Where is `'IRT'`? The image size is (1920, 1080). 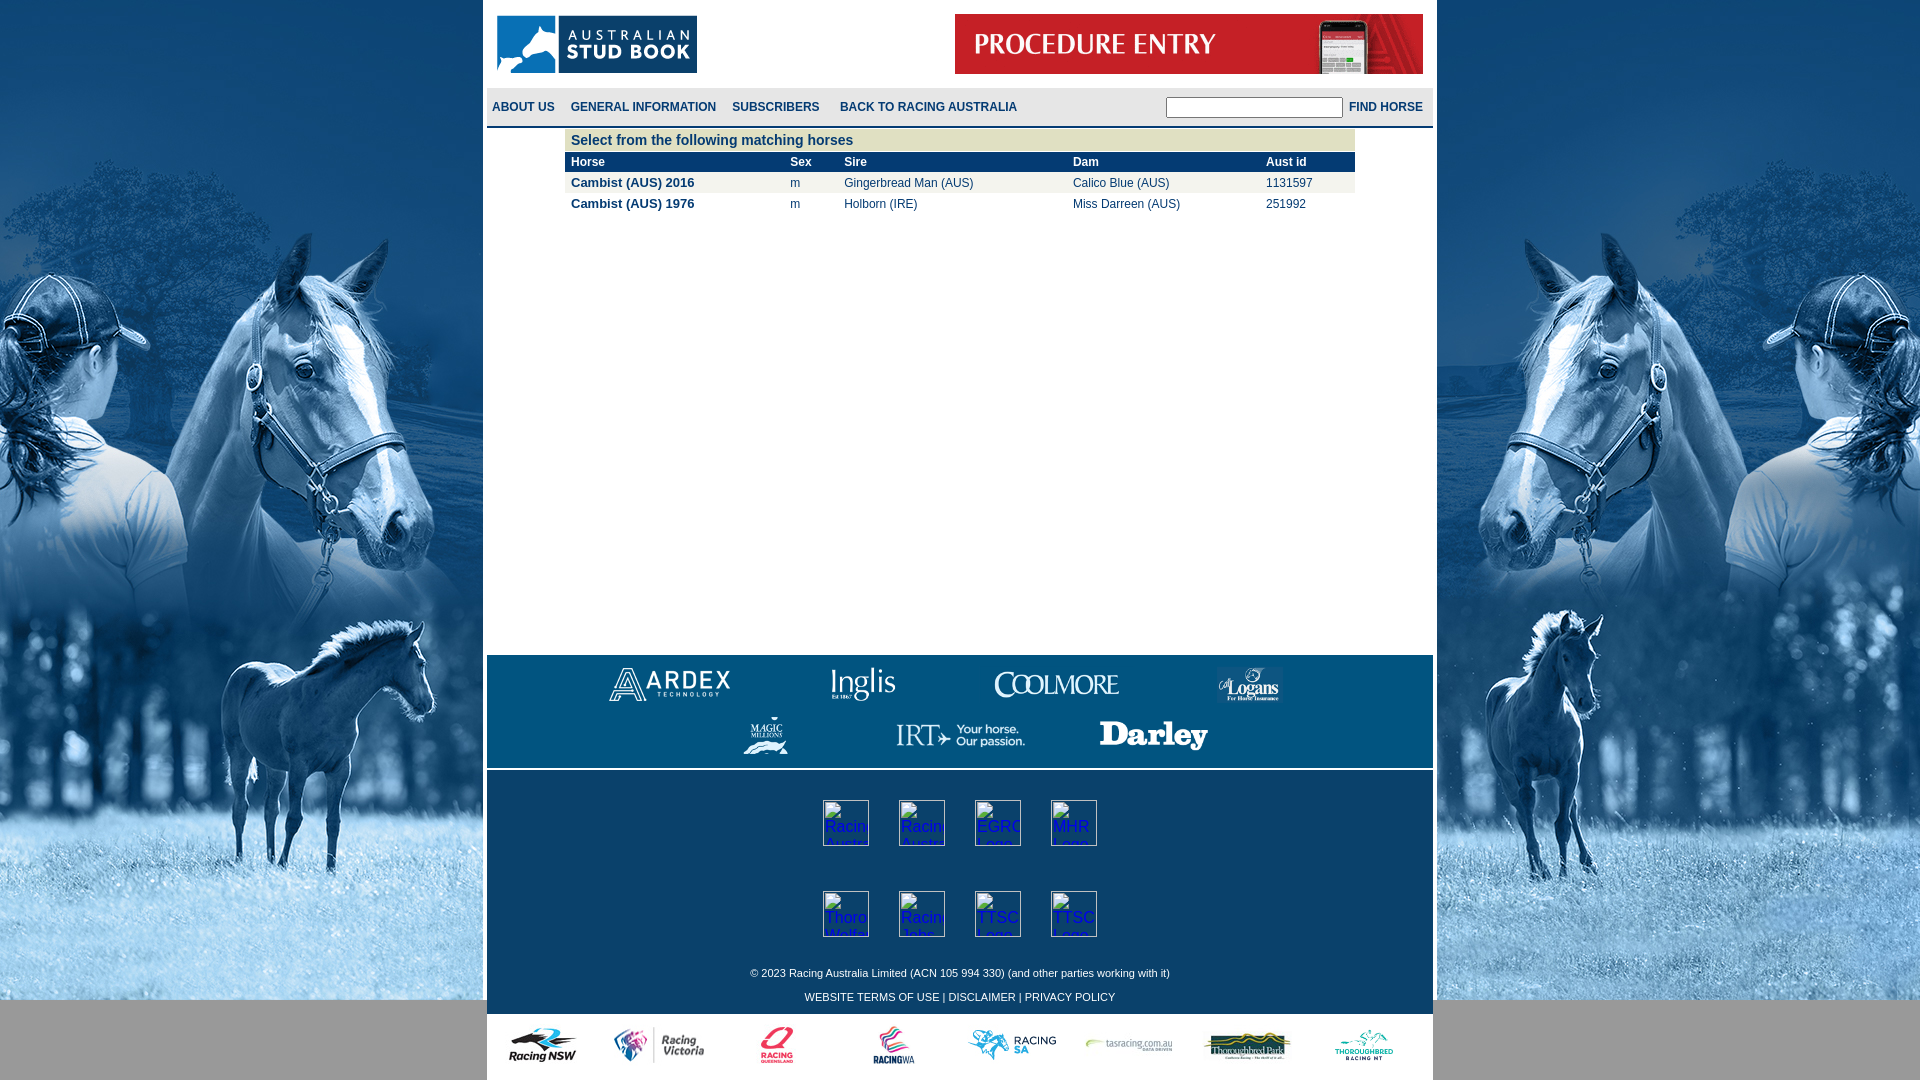 'IRT' is located at coordinates (958, 735).